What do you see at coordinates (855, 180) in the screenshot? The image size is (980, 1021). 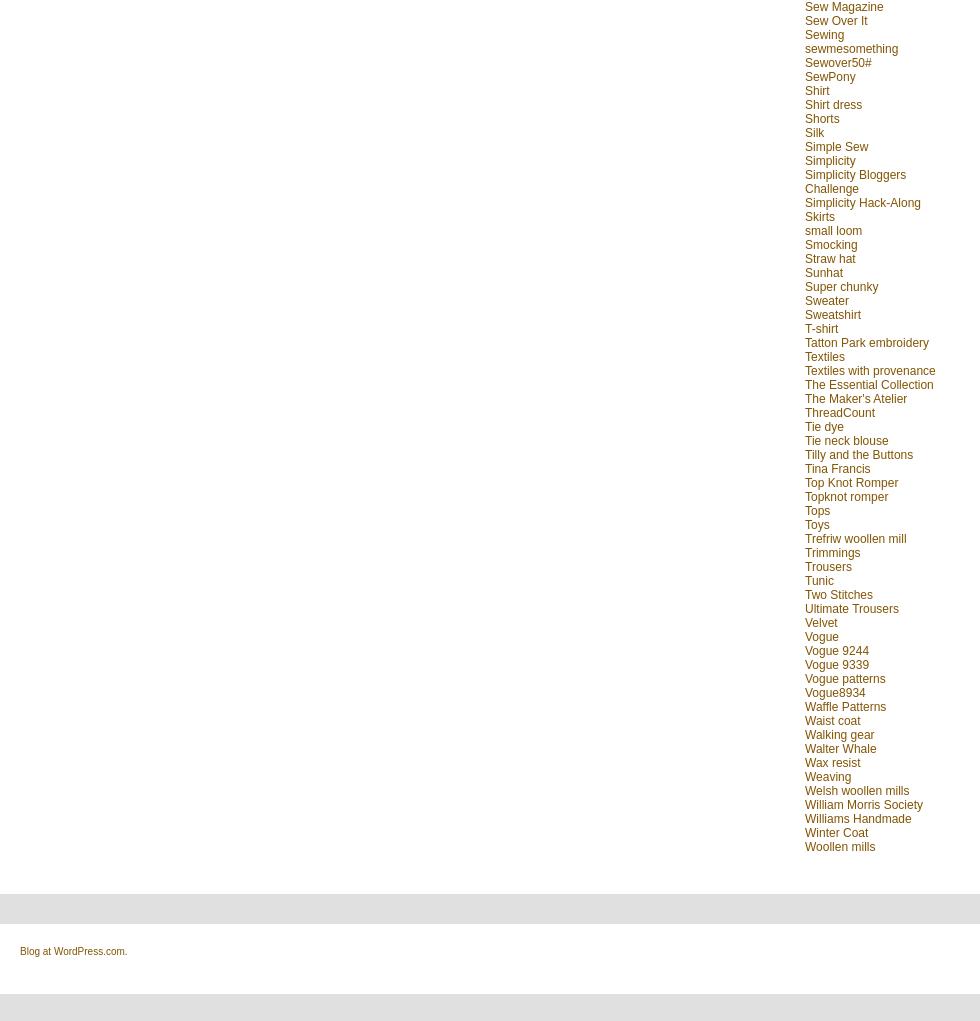 I see `'Simplicity Bloggers Challenge'` at bounding box center [855, 180].